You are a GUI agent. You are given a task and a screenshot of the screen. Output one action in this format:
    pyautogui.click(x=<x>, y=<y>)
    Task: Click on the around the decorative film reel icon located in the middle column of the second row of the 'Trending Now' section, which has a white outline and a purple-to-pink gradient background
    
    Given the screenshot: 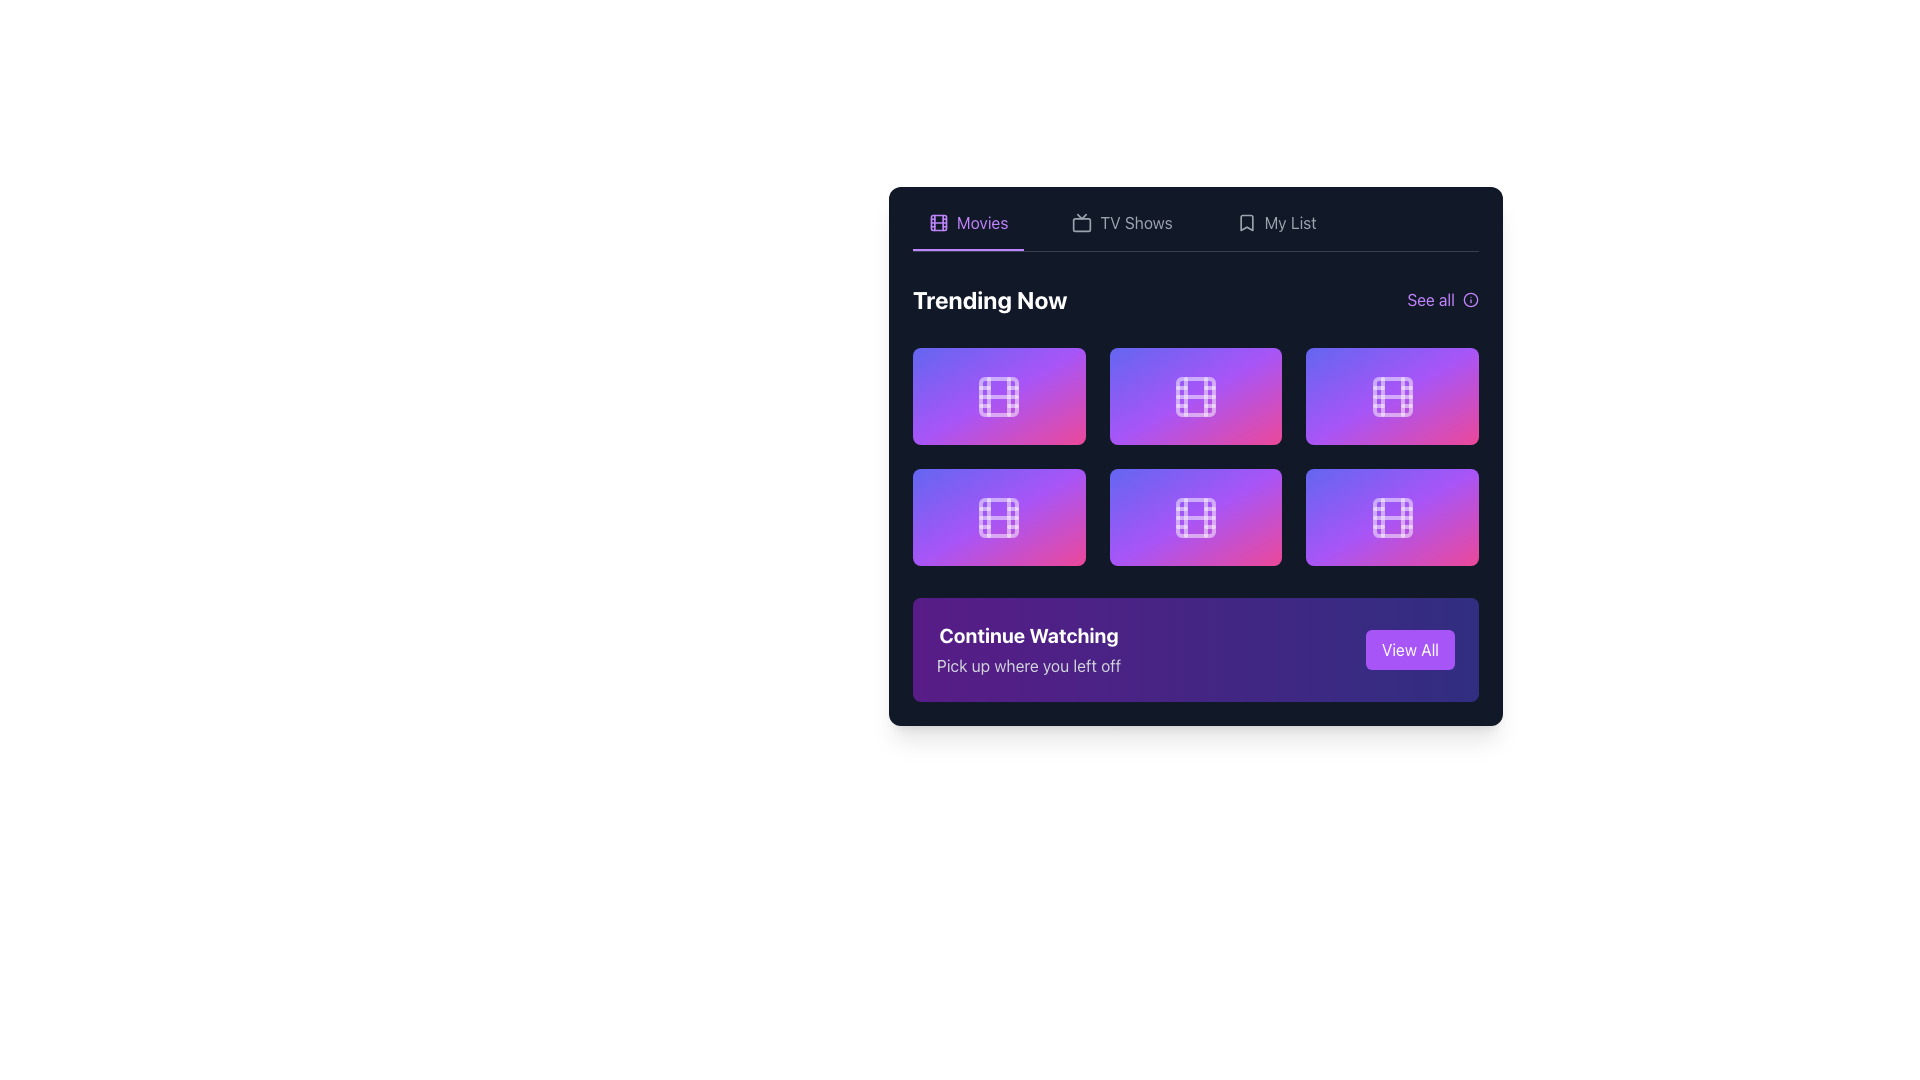 What is the action you would take?
    pyautogui.click(x=1195, y=516)
    